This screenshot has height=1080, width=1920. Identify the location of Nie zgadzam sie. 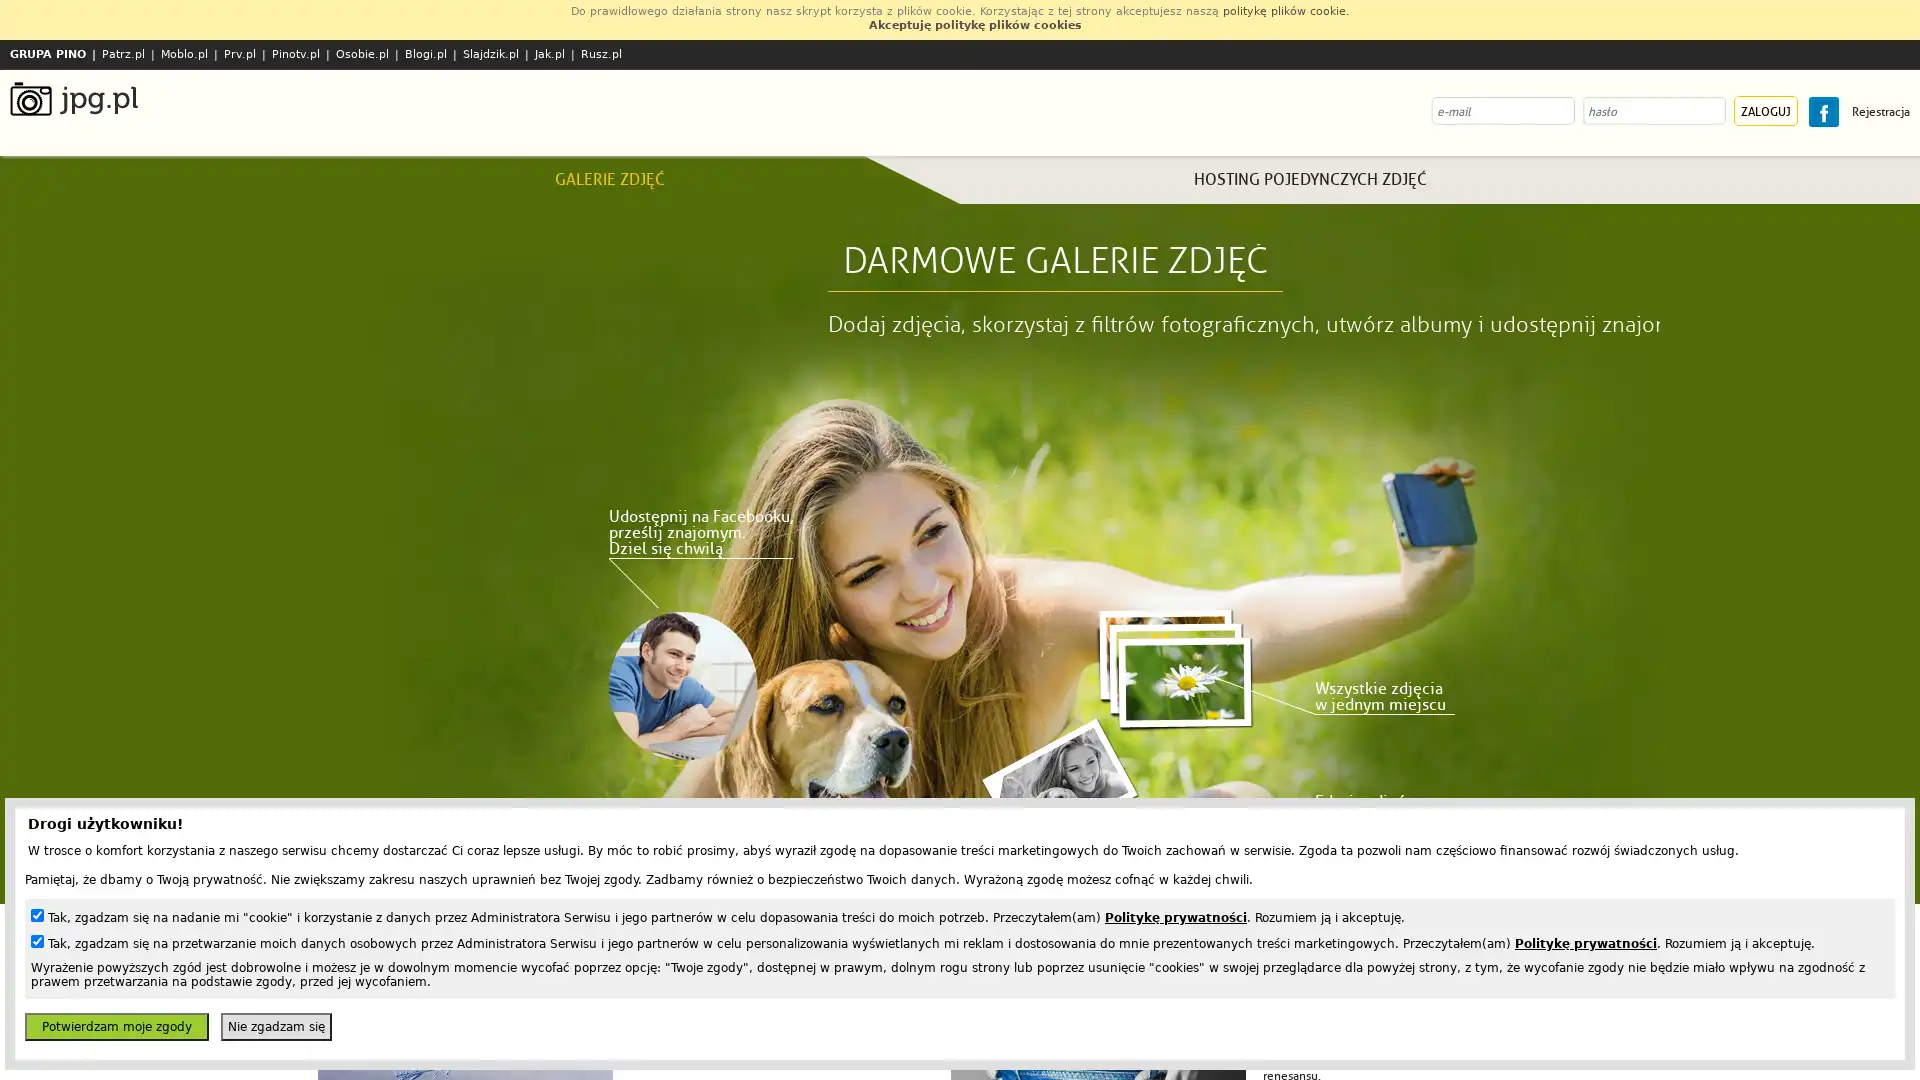
(275, 1026).